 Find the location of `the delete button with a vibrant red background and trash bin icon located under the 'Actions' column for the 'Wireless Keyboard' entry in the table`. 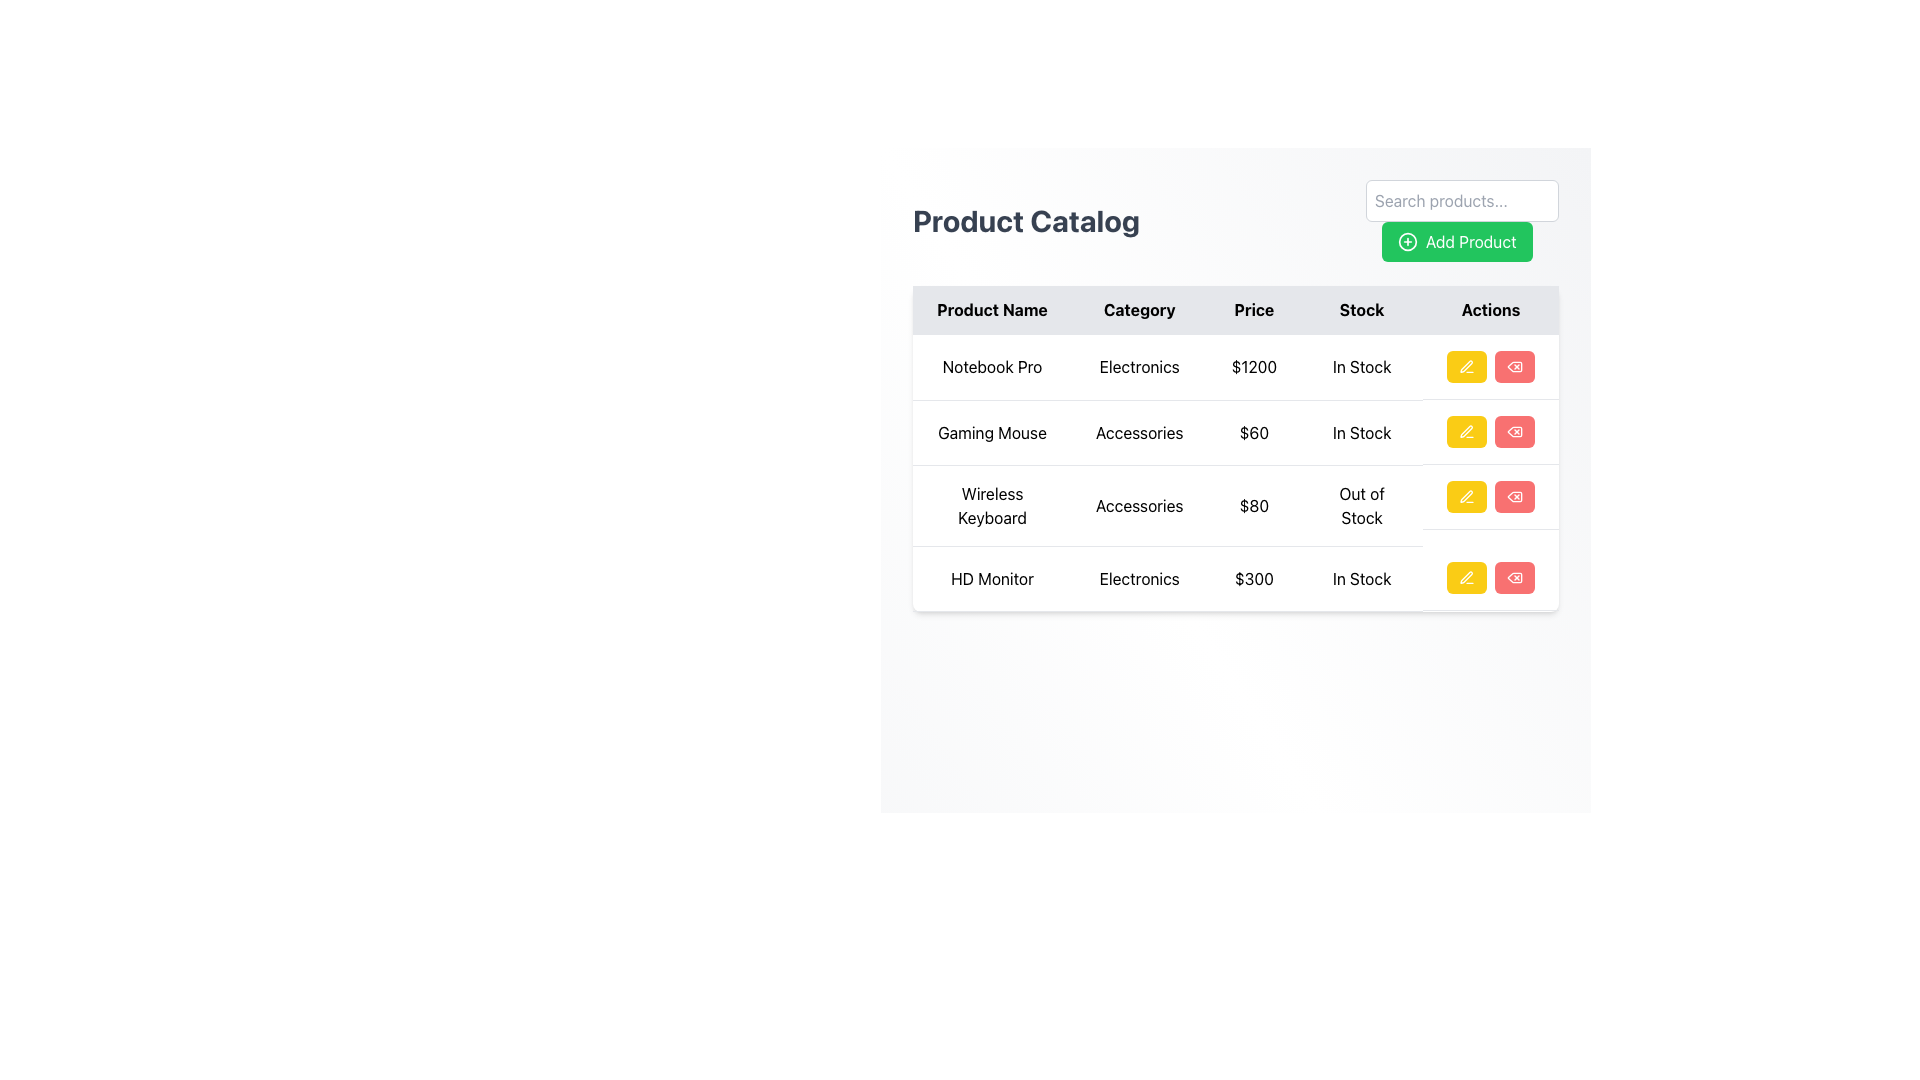

the delete button with a vibrant red background and trash bin icon located under the 'Actions' column for the 'Wireless Keyboard' entry in the table is located at coordinates (1515, 496).